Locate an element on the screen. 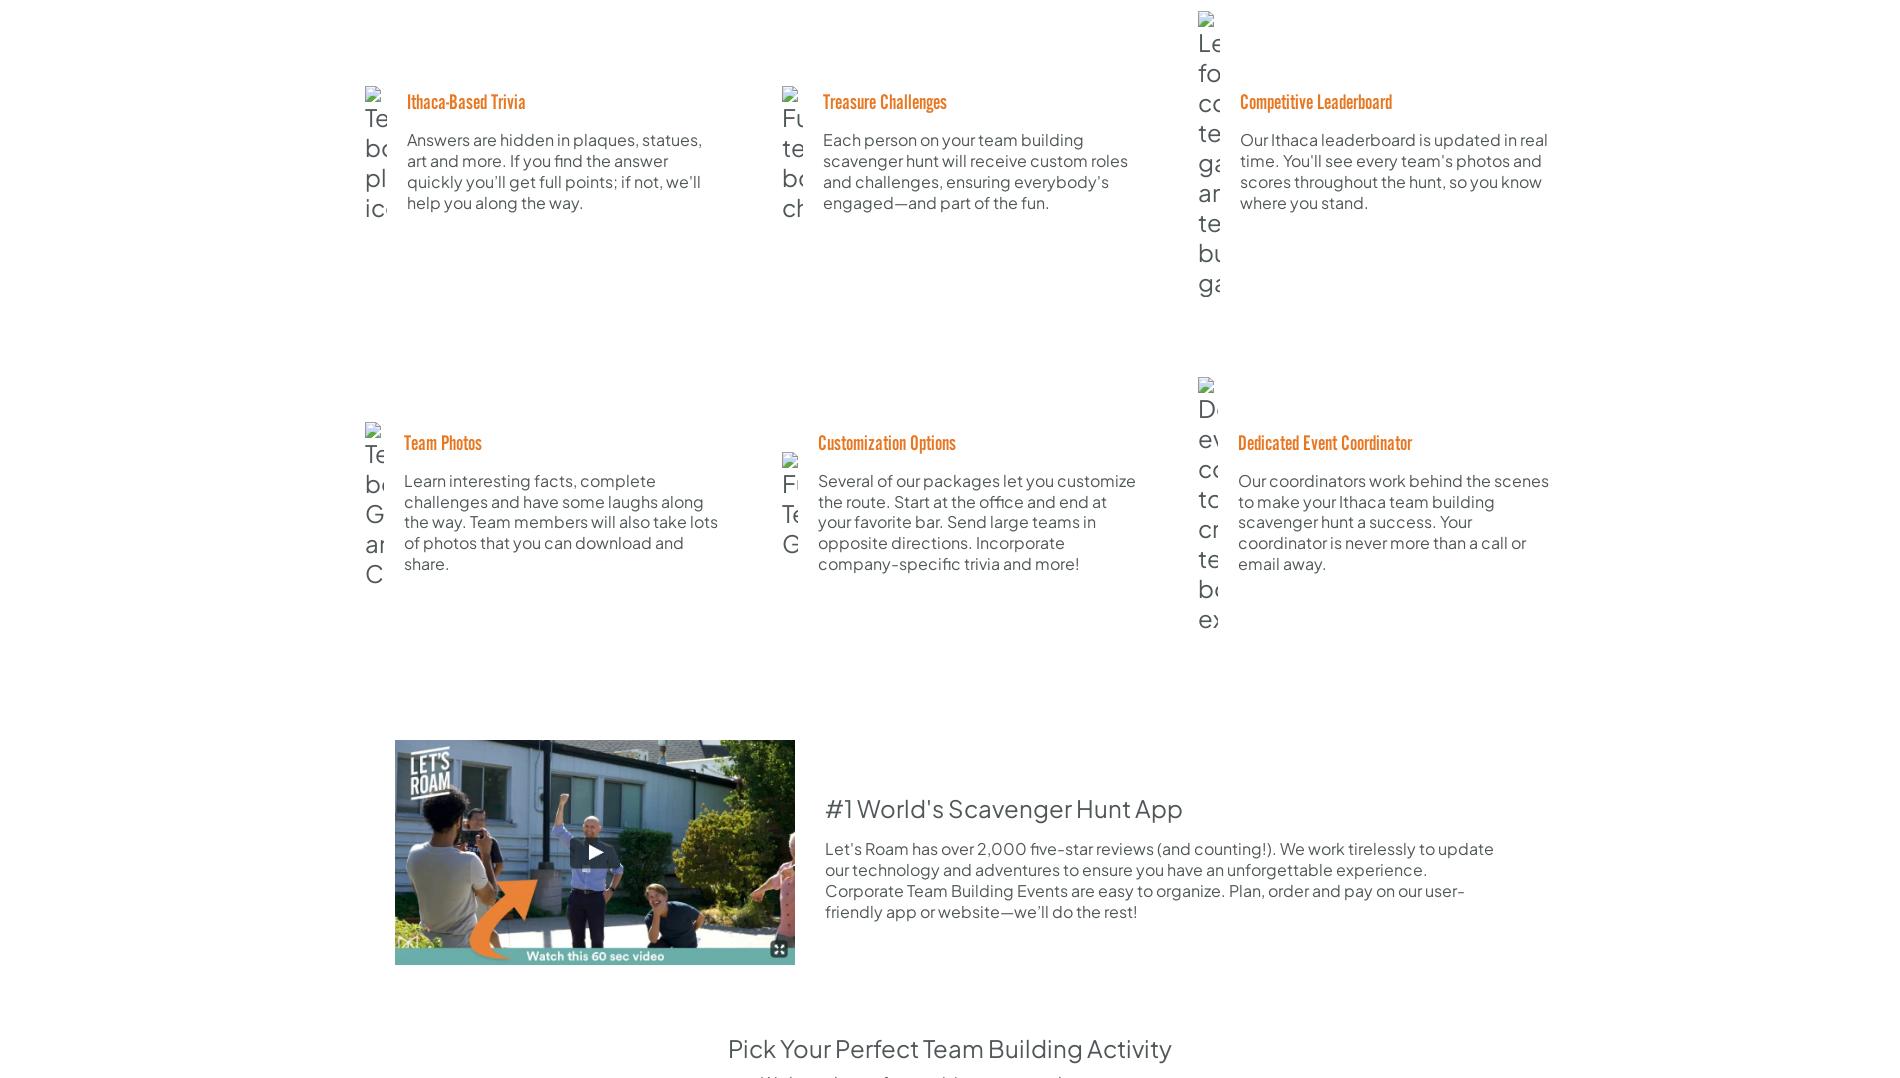  '#1 World's Scavenger Hunt App' is located at coordinates (1003, 806).